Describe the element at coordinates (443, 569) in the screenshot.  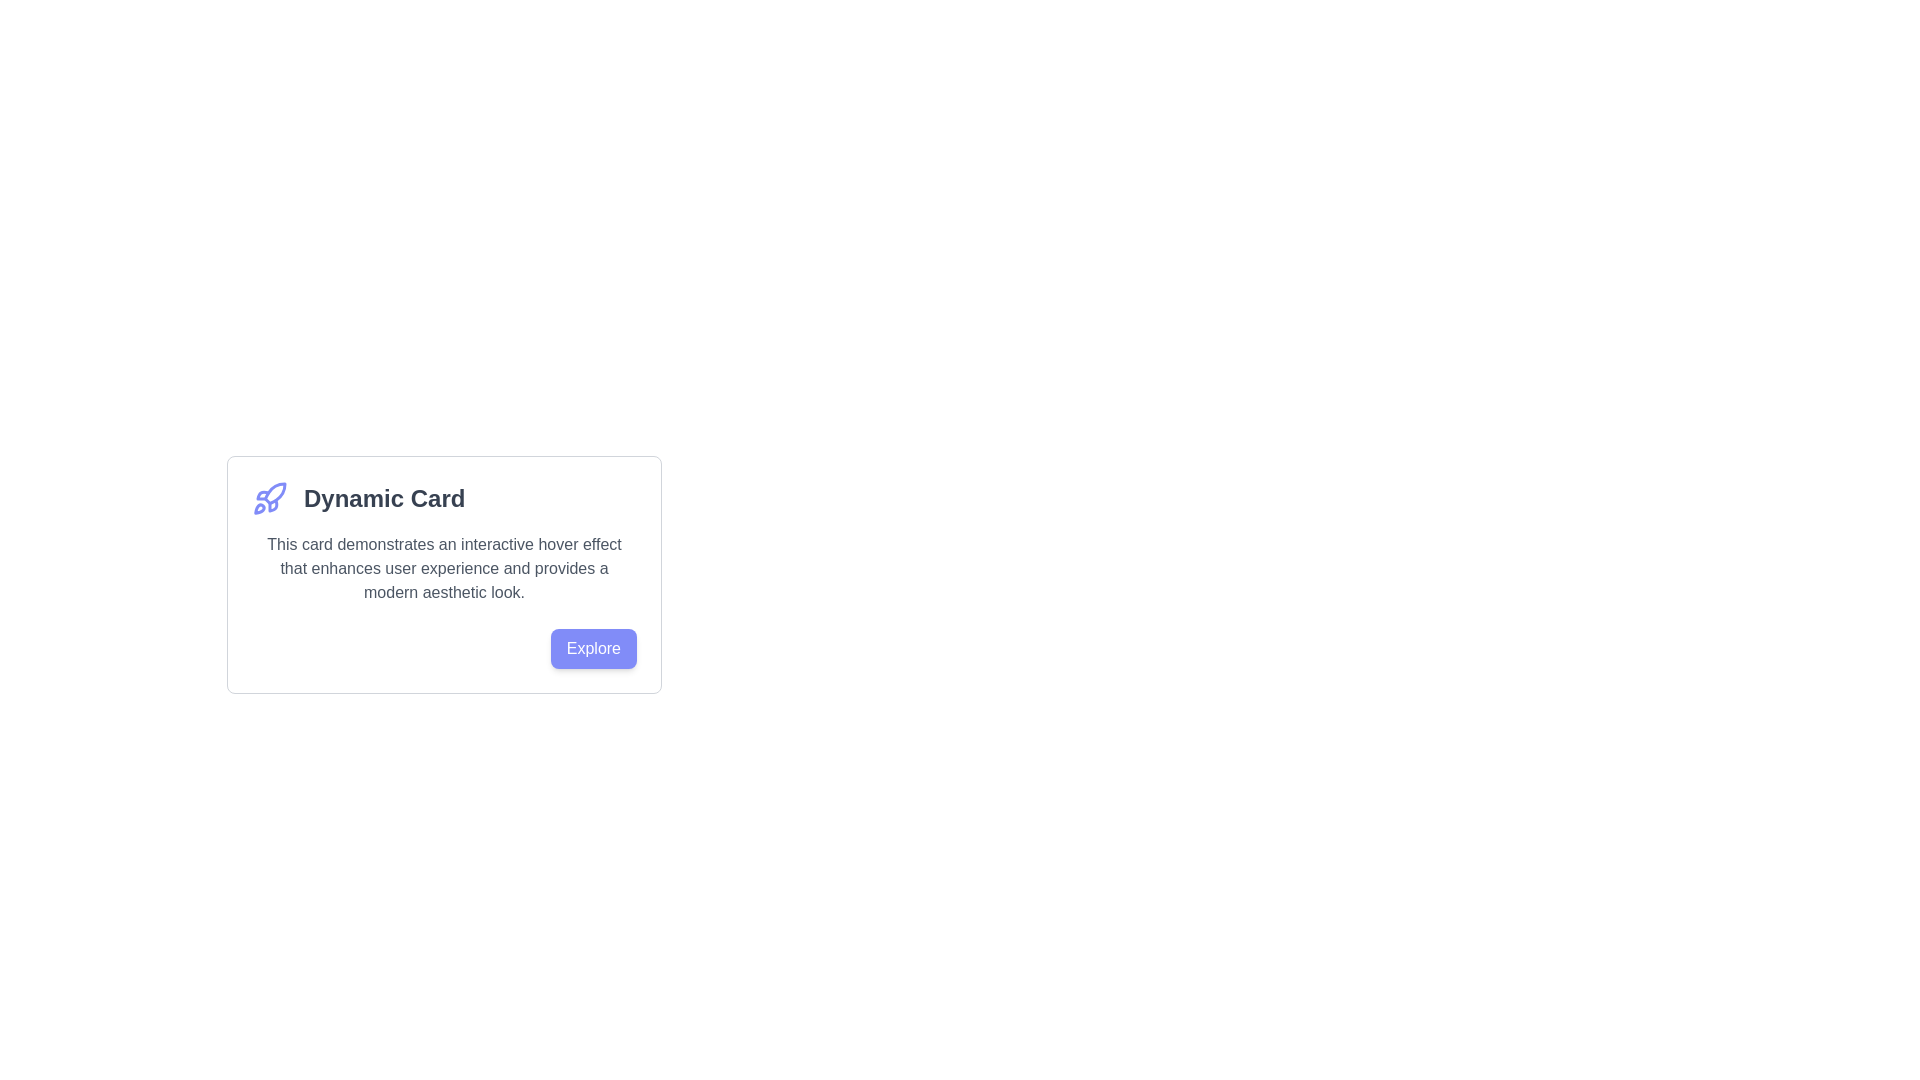
I see `the descriptive text block styled in gray font within the 'Dynamic Card', located centrally between the title and the 'Explore' button` at that location.